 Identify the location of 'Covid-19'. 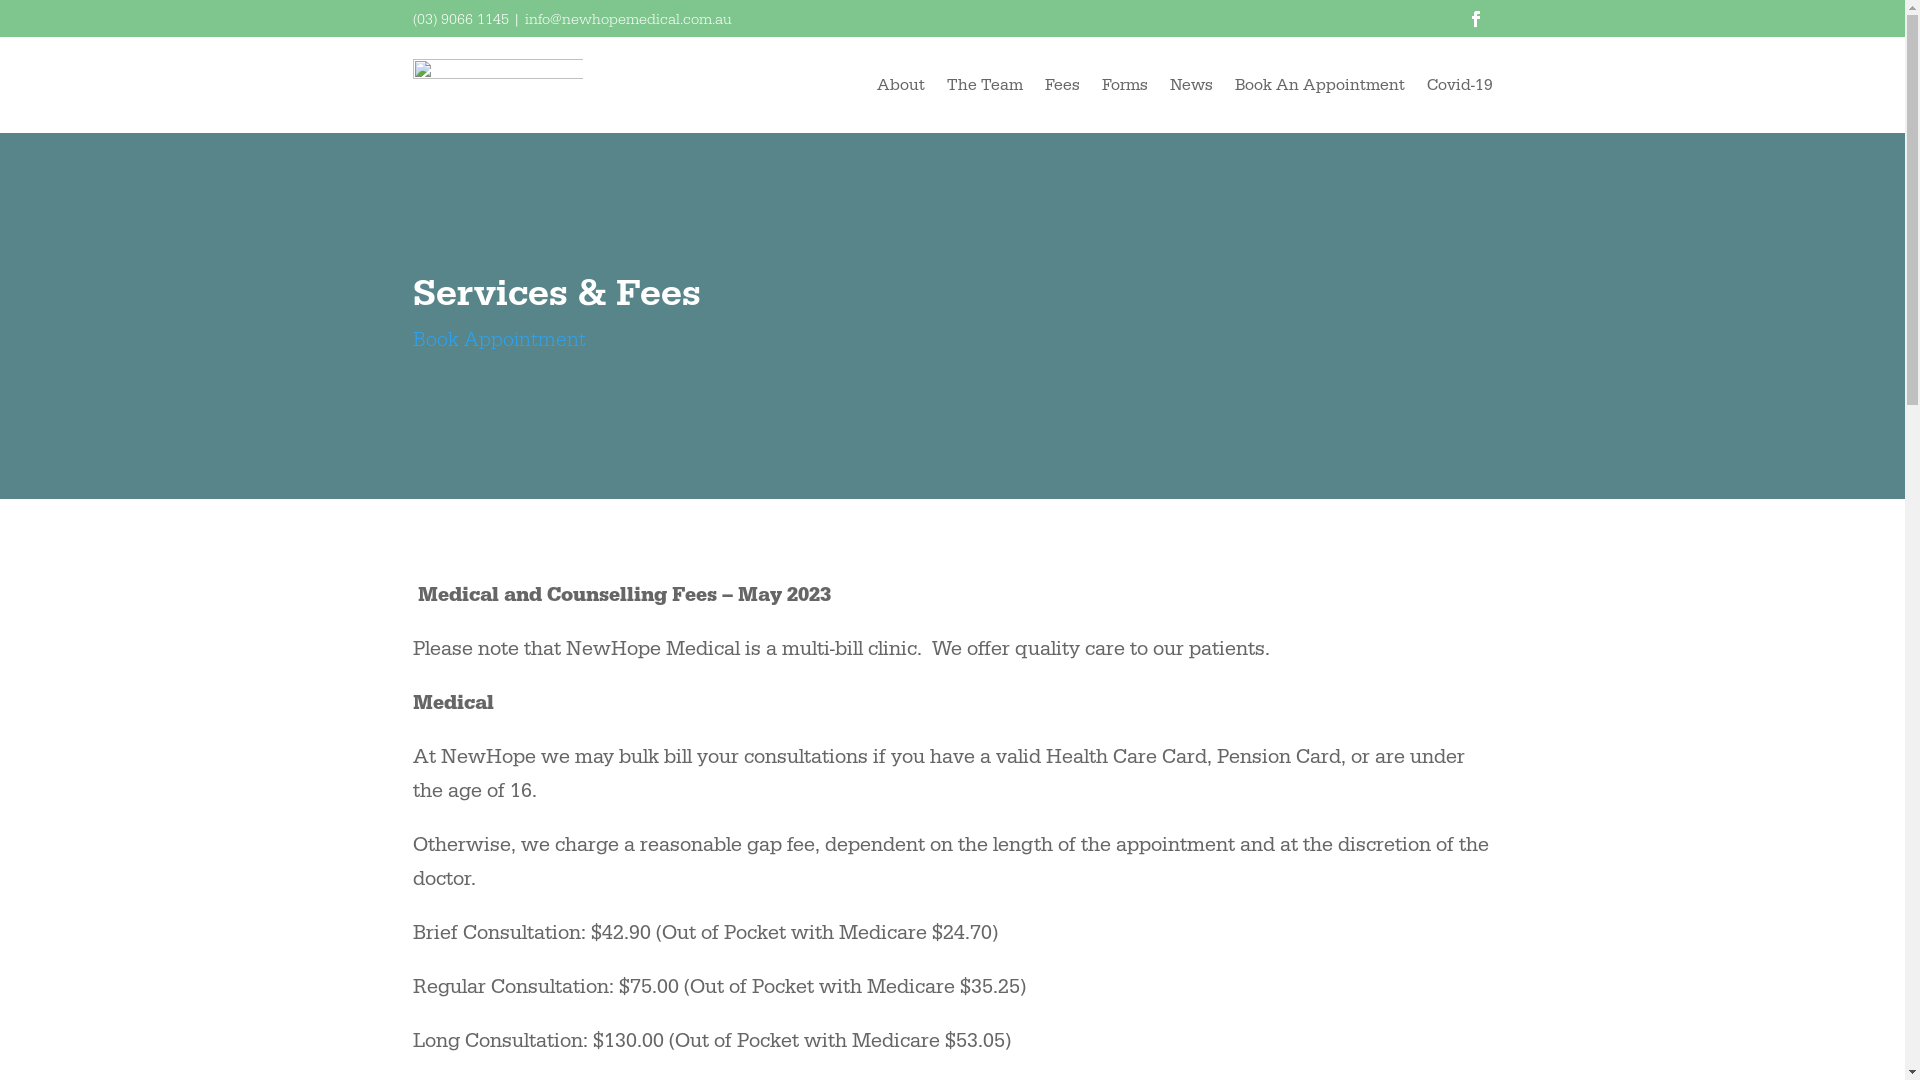
(1424, 83).